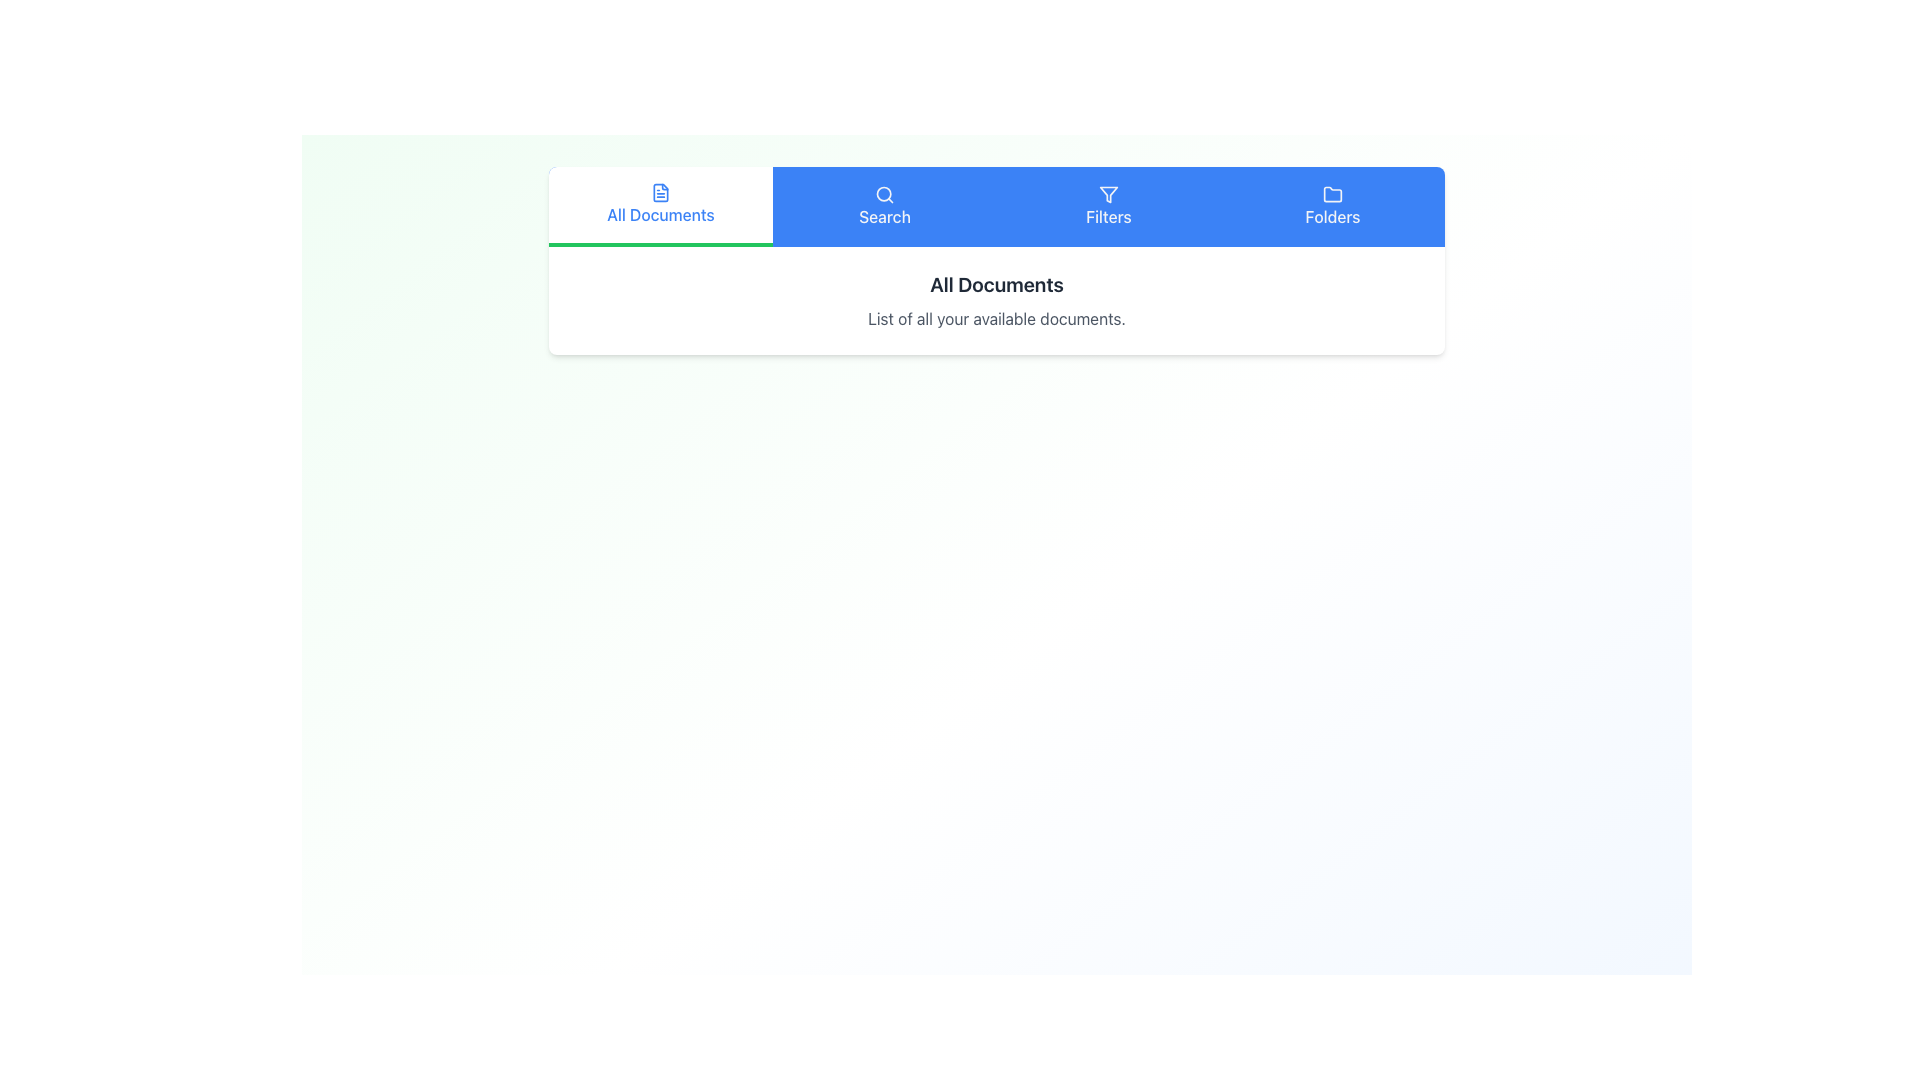 This screenshot has width=1920, height=1080. Describe the element at coordinates (883, 207) in the screenshot. I see `the search button located in the second slot from the left in the horizontal navigation bar to initiate a search operation` at that location.